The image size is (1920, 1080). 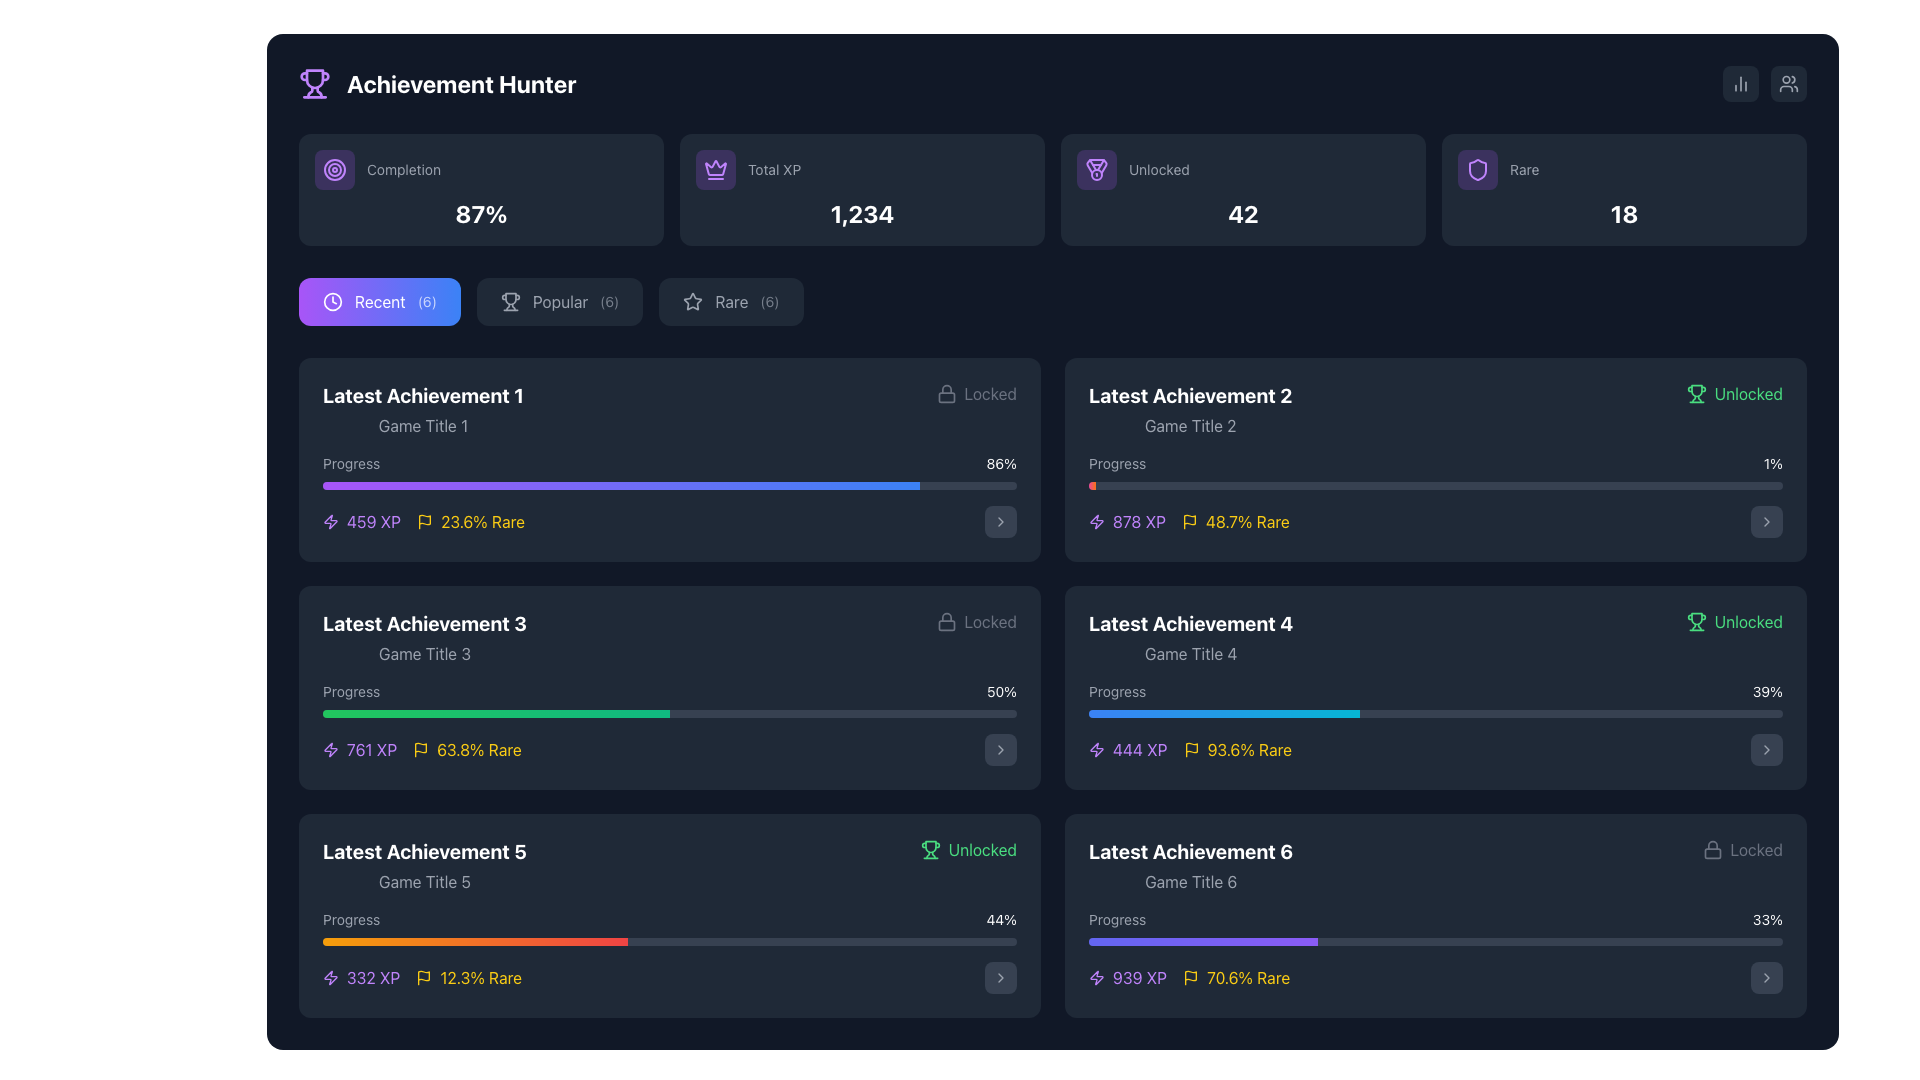 What do you see at coordinates (424, 519) in the screenshot?
I see `visual information from the flag icon, which is styled with thin, sharp outlines and indicates achievements or progression data` at bounding box center [424, 519].